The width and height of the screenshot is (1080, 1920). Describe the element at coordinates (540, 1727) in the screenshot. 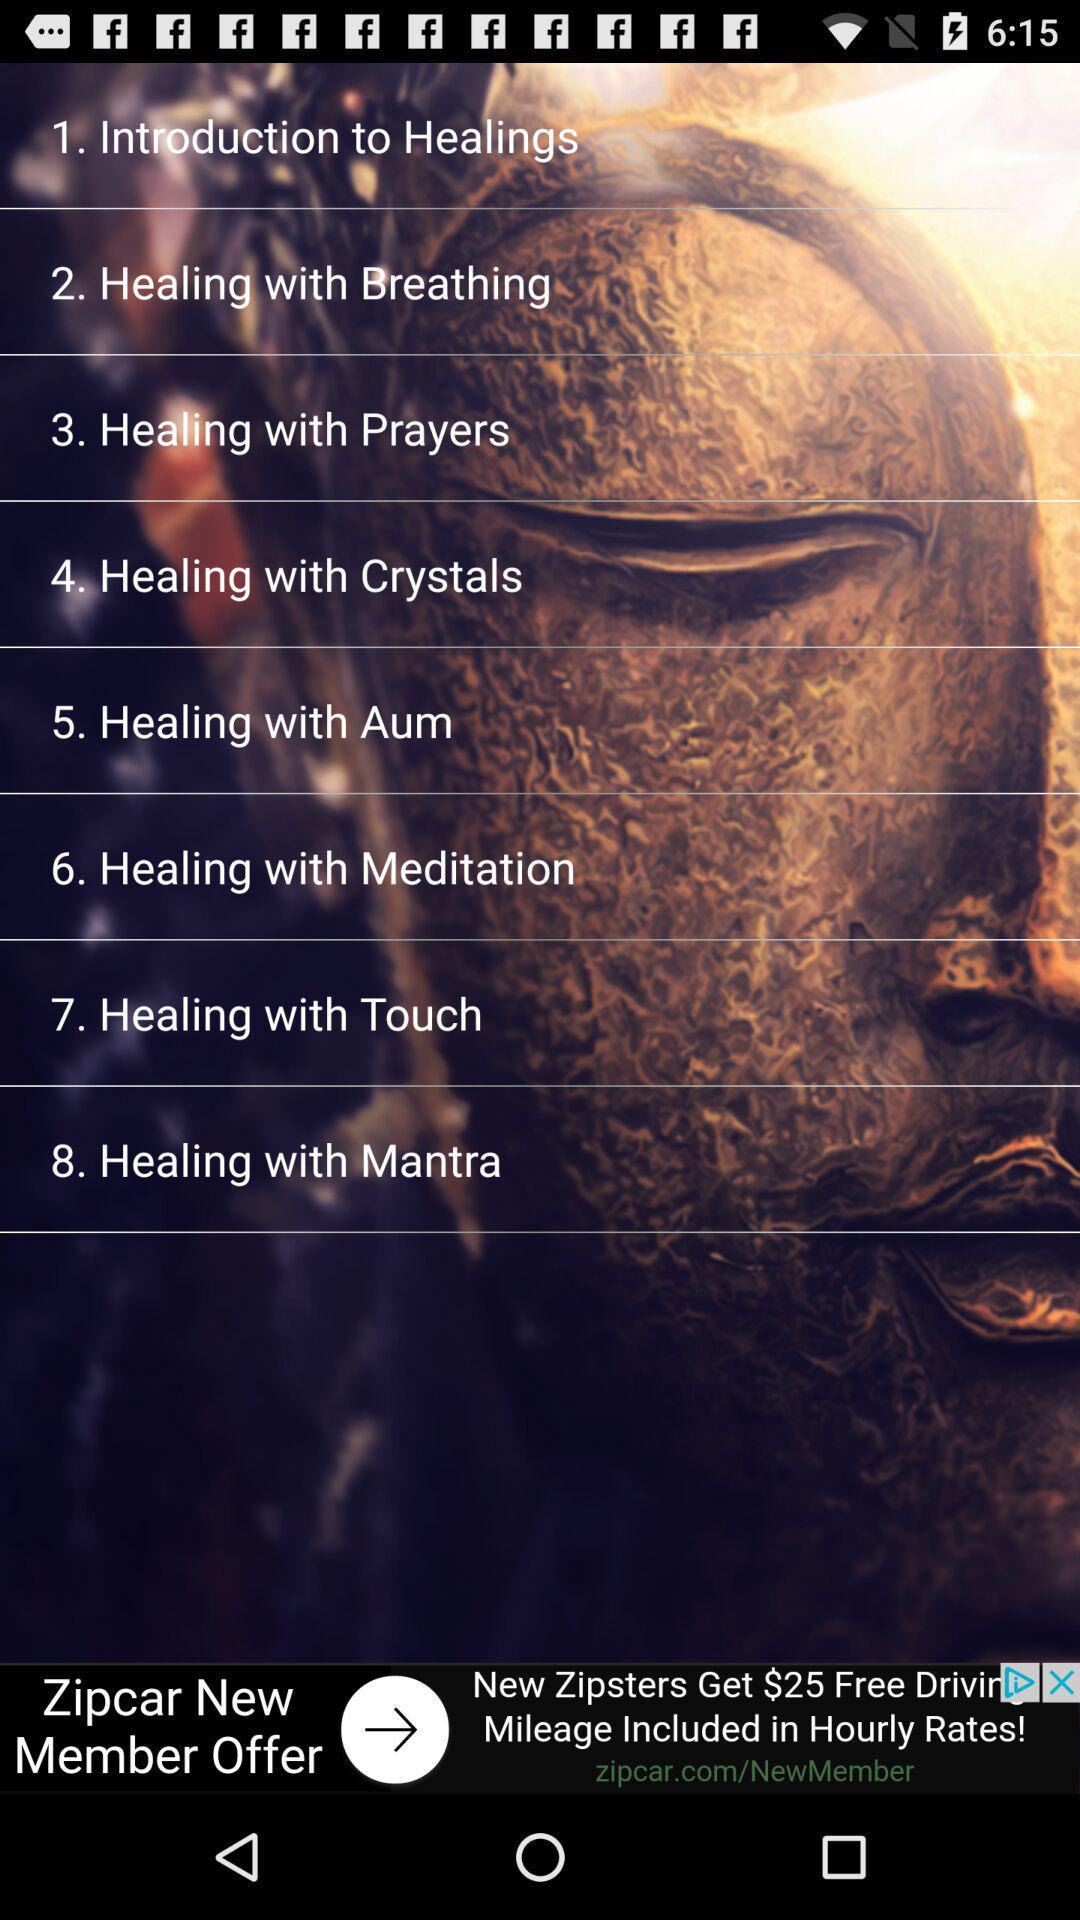

I see `bottom advertisement` at that location.